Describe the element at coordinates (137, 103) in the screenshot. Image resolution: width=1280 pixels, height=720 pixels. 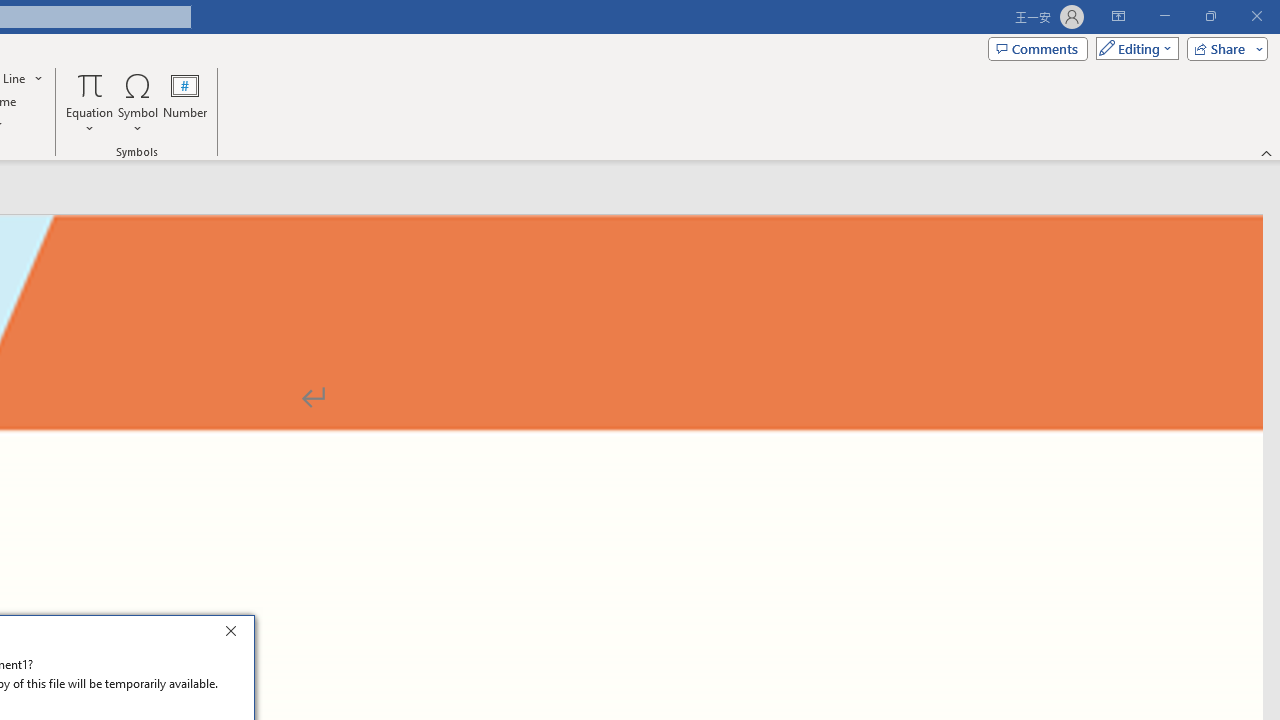
I see `'Symbol'` at that location.